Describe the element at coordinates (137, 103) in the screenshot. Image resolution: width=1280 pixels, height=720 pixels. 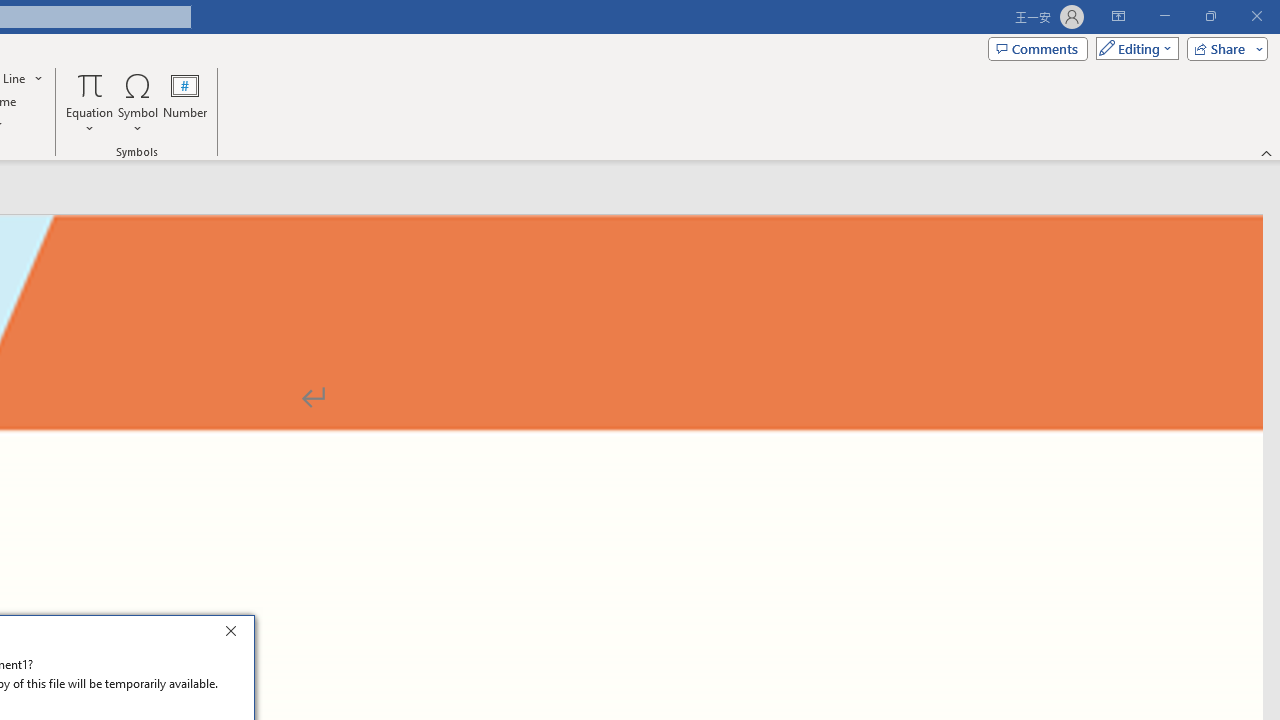
I see `'Symbol'` at that location.